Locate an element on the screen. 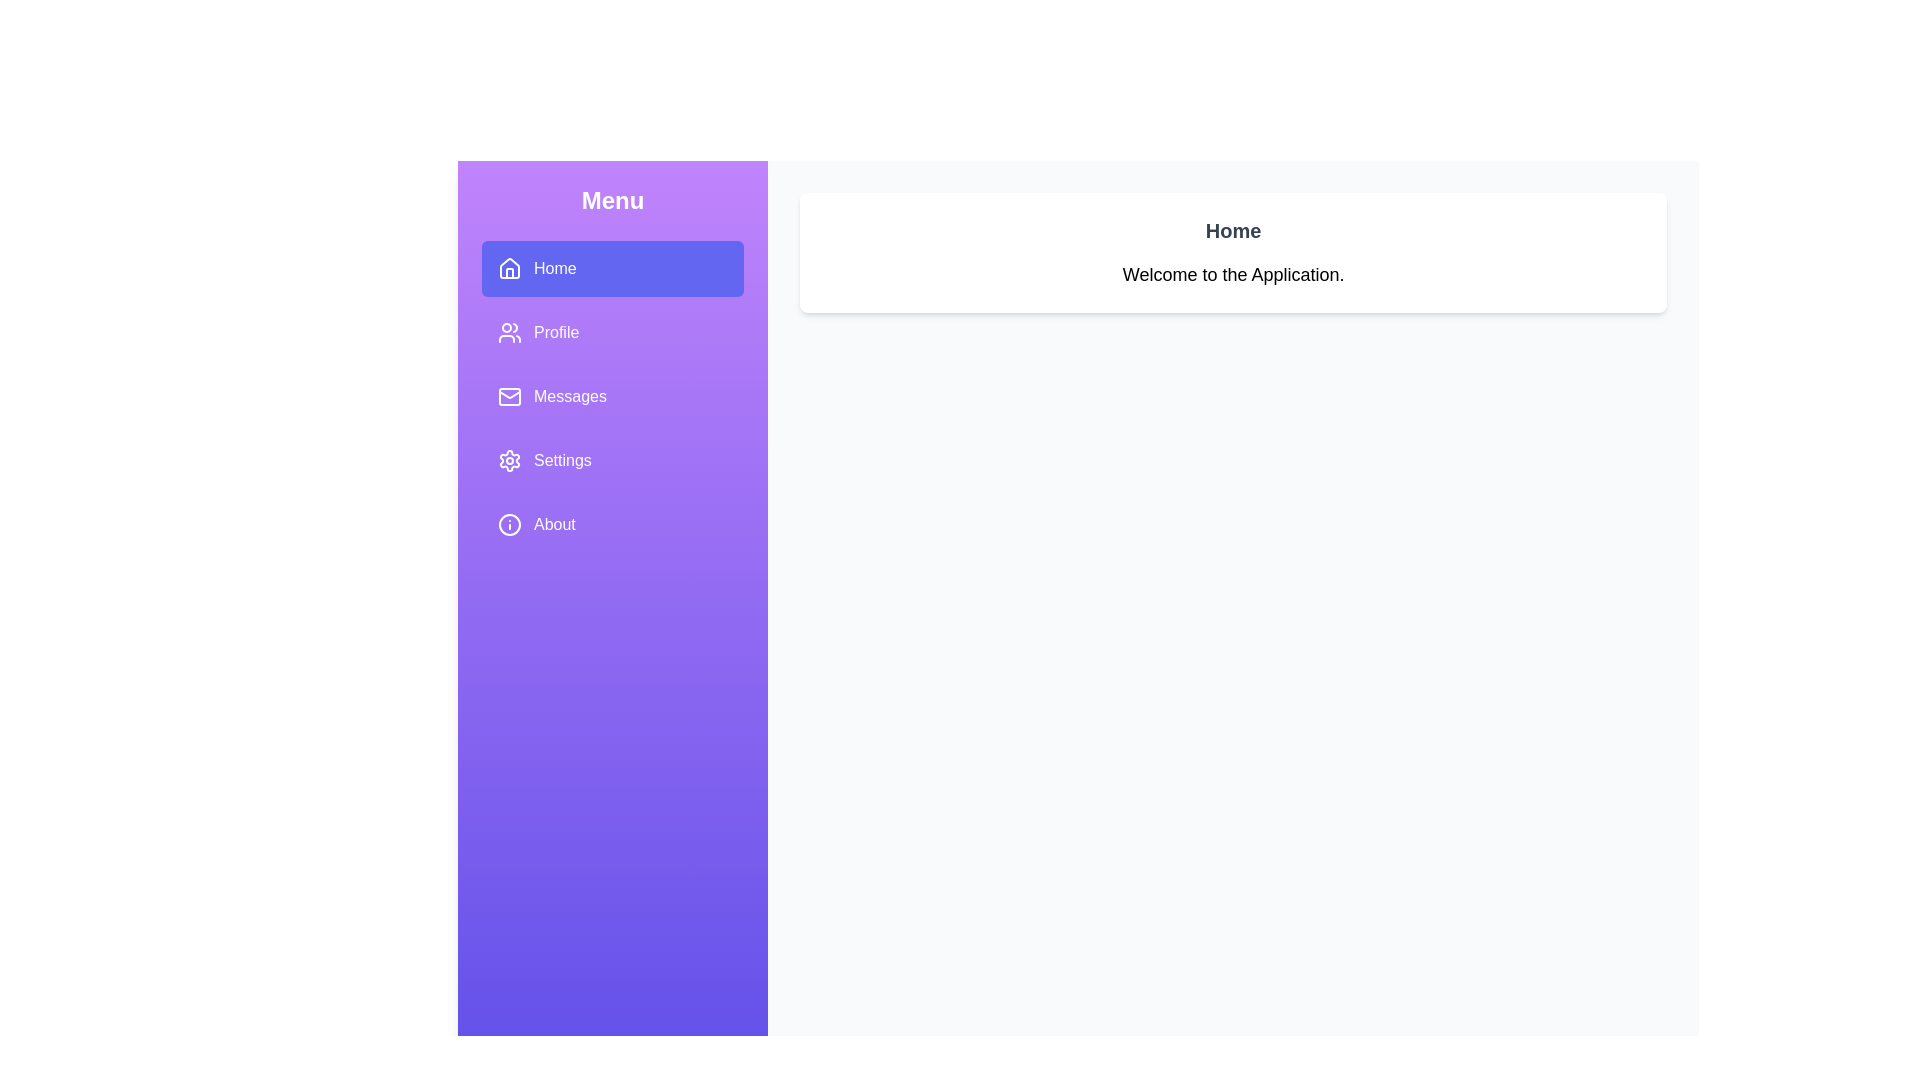  the vertically rectangular house icon located in the left-side menu, which features a roof-like structure at the top and a rectangular body below is located at coordinates (509, 273).